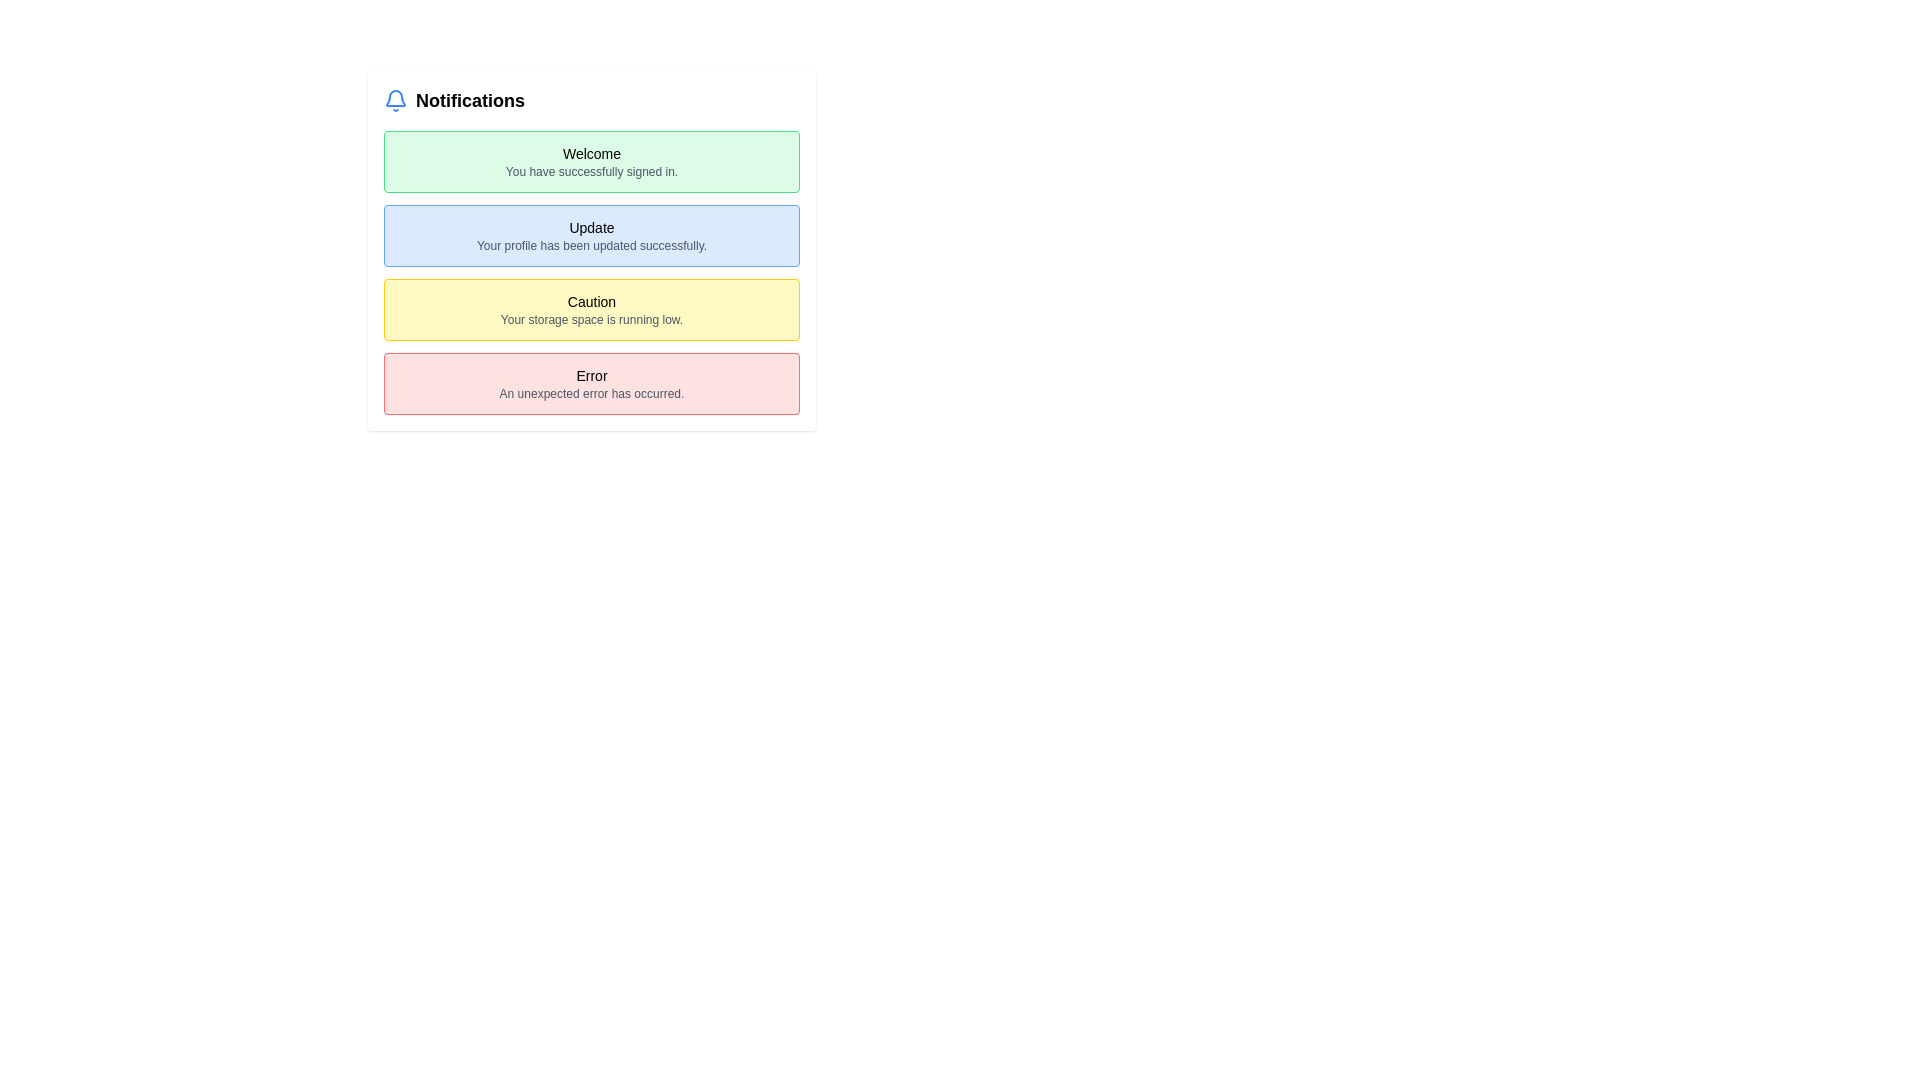  I want to click on the text label that reads 'Your profile has been updated successfully.' which is styled in a smaller muted gray font and is located below the main heading 'Update' in the second notification box, so click(590, 245).